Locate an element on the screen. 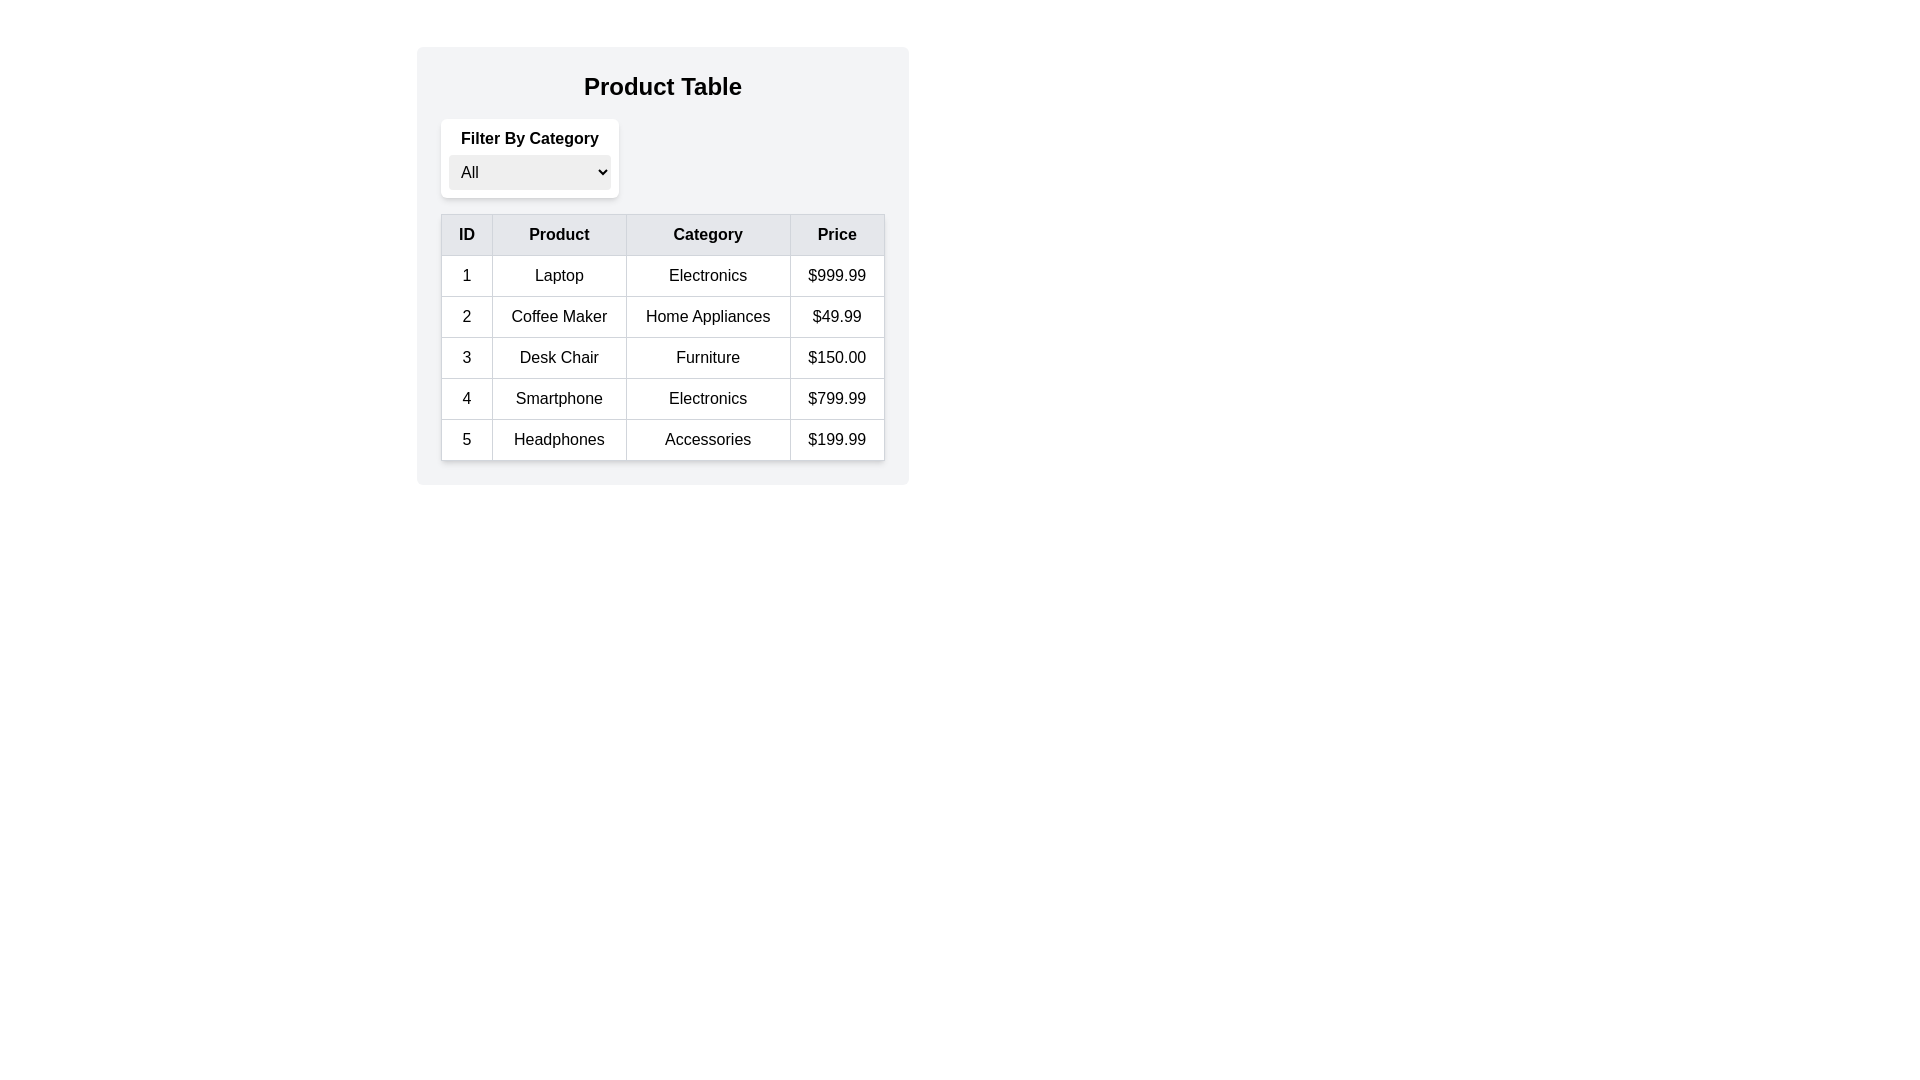  the second column header cell in the table is located at coordinates (559, 234).